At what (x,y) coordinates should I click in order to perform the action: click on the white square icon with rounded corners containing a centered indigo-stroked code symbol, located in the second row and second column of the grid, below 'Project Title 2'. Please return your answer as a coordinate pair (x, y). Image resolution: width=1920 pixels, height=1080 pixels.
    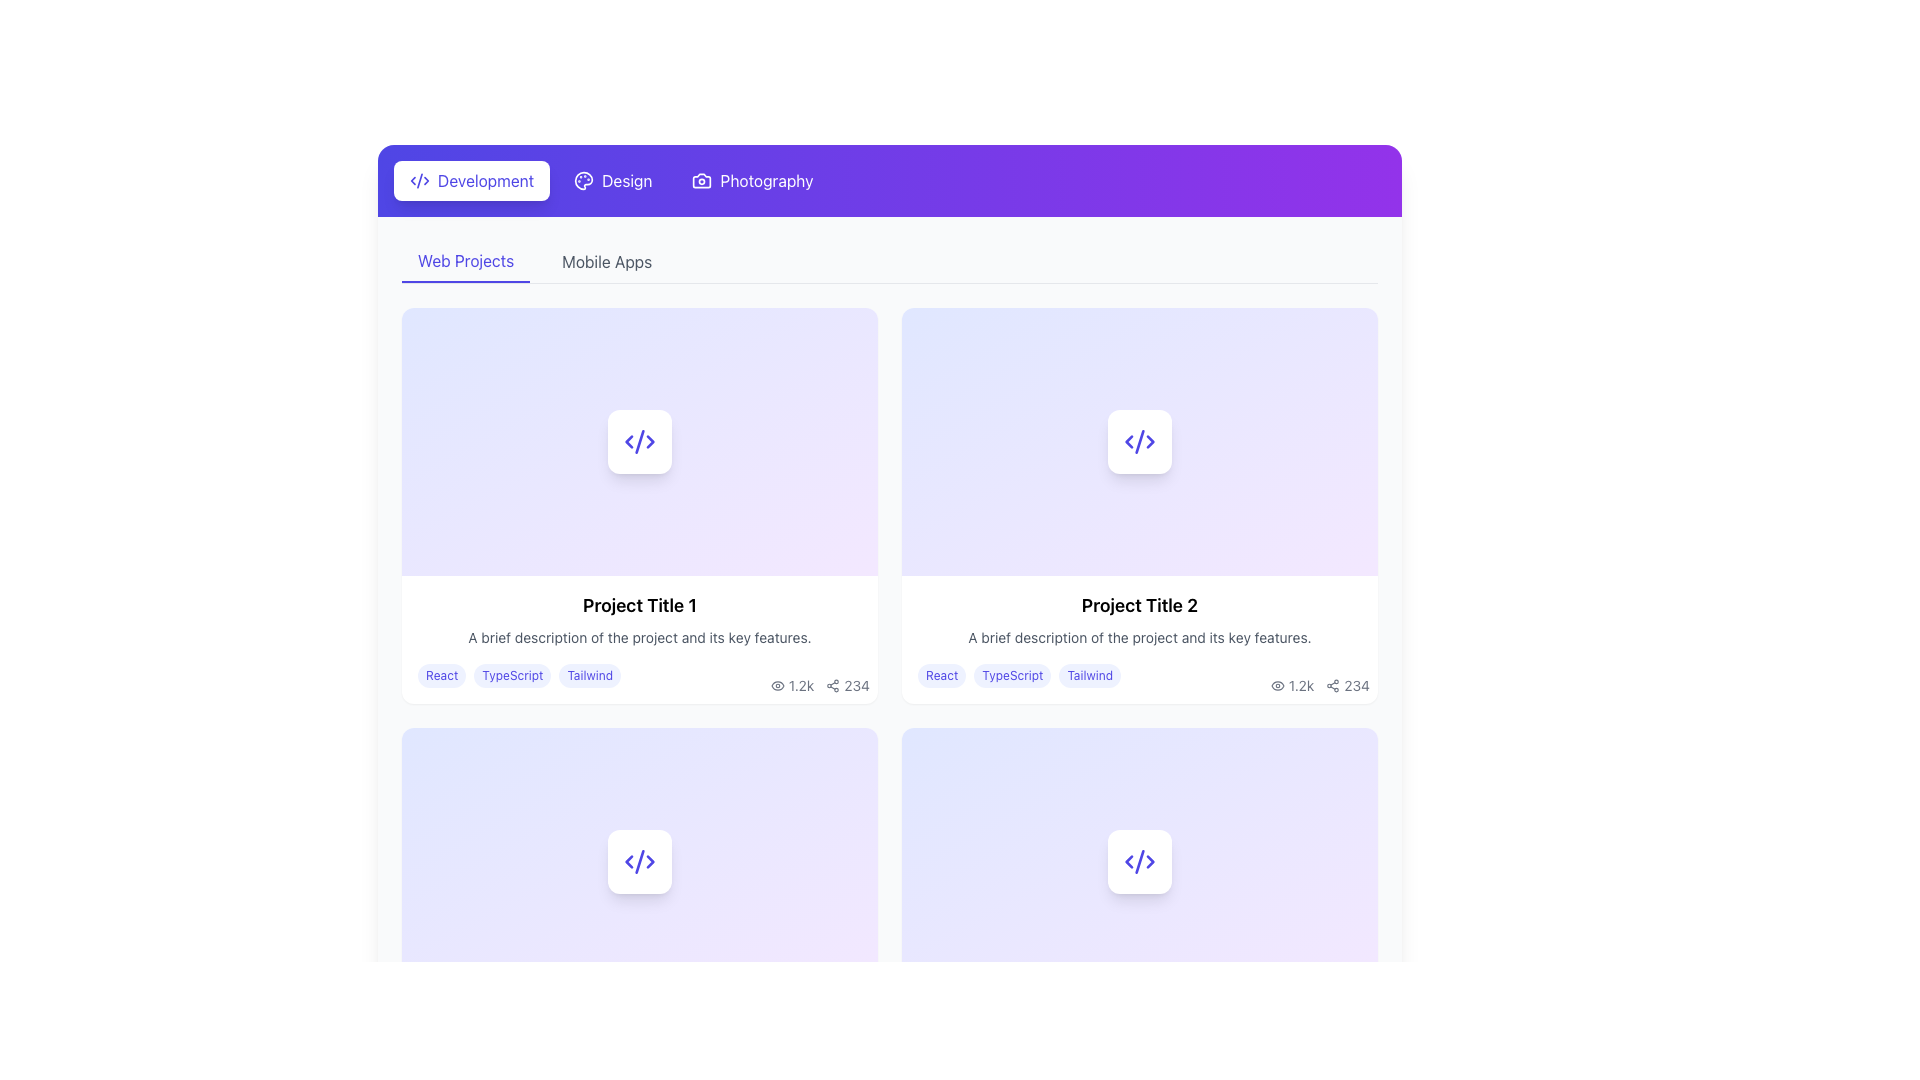
    Looking at the image, I should click on (1140, 859).